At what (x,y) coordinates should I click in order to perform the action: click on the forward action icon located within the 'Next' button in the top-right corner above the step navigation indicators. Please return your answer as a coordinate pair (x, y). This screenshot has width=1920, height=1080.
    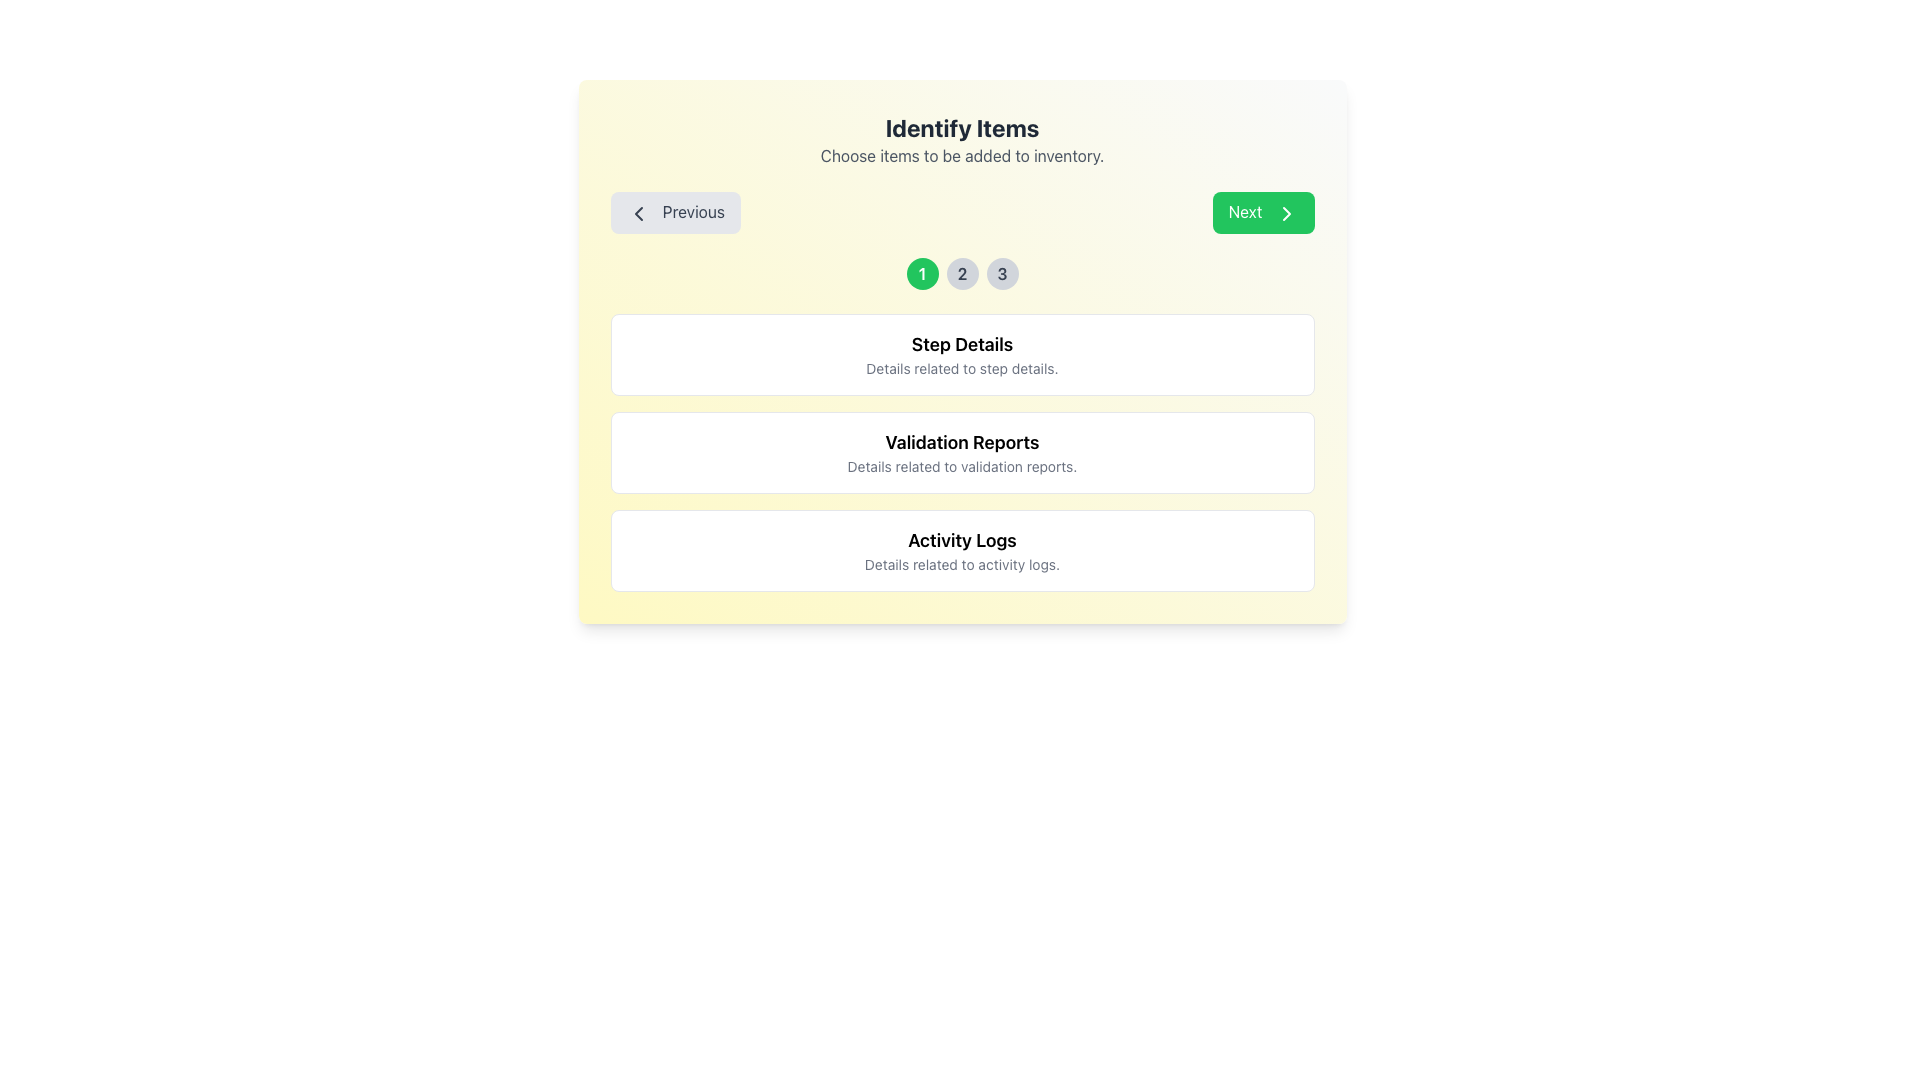
    Looking at the image, I should click on (1286, 213).